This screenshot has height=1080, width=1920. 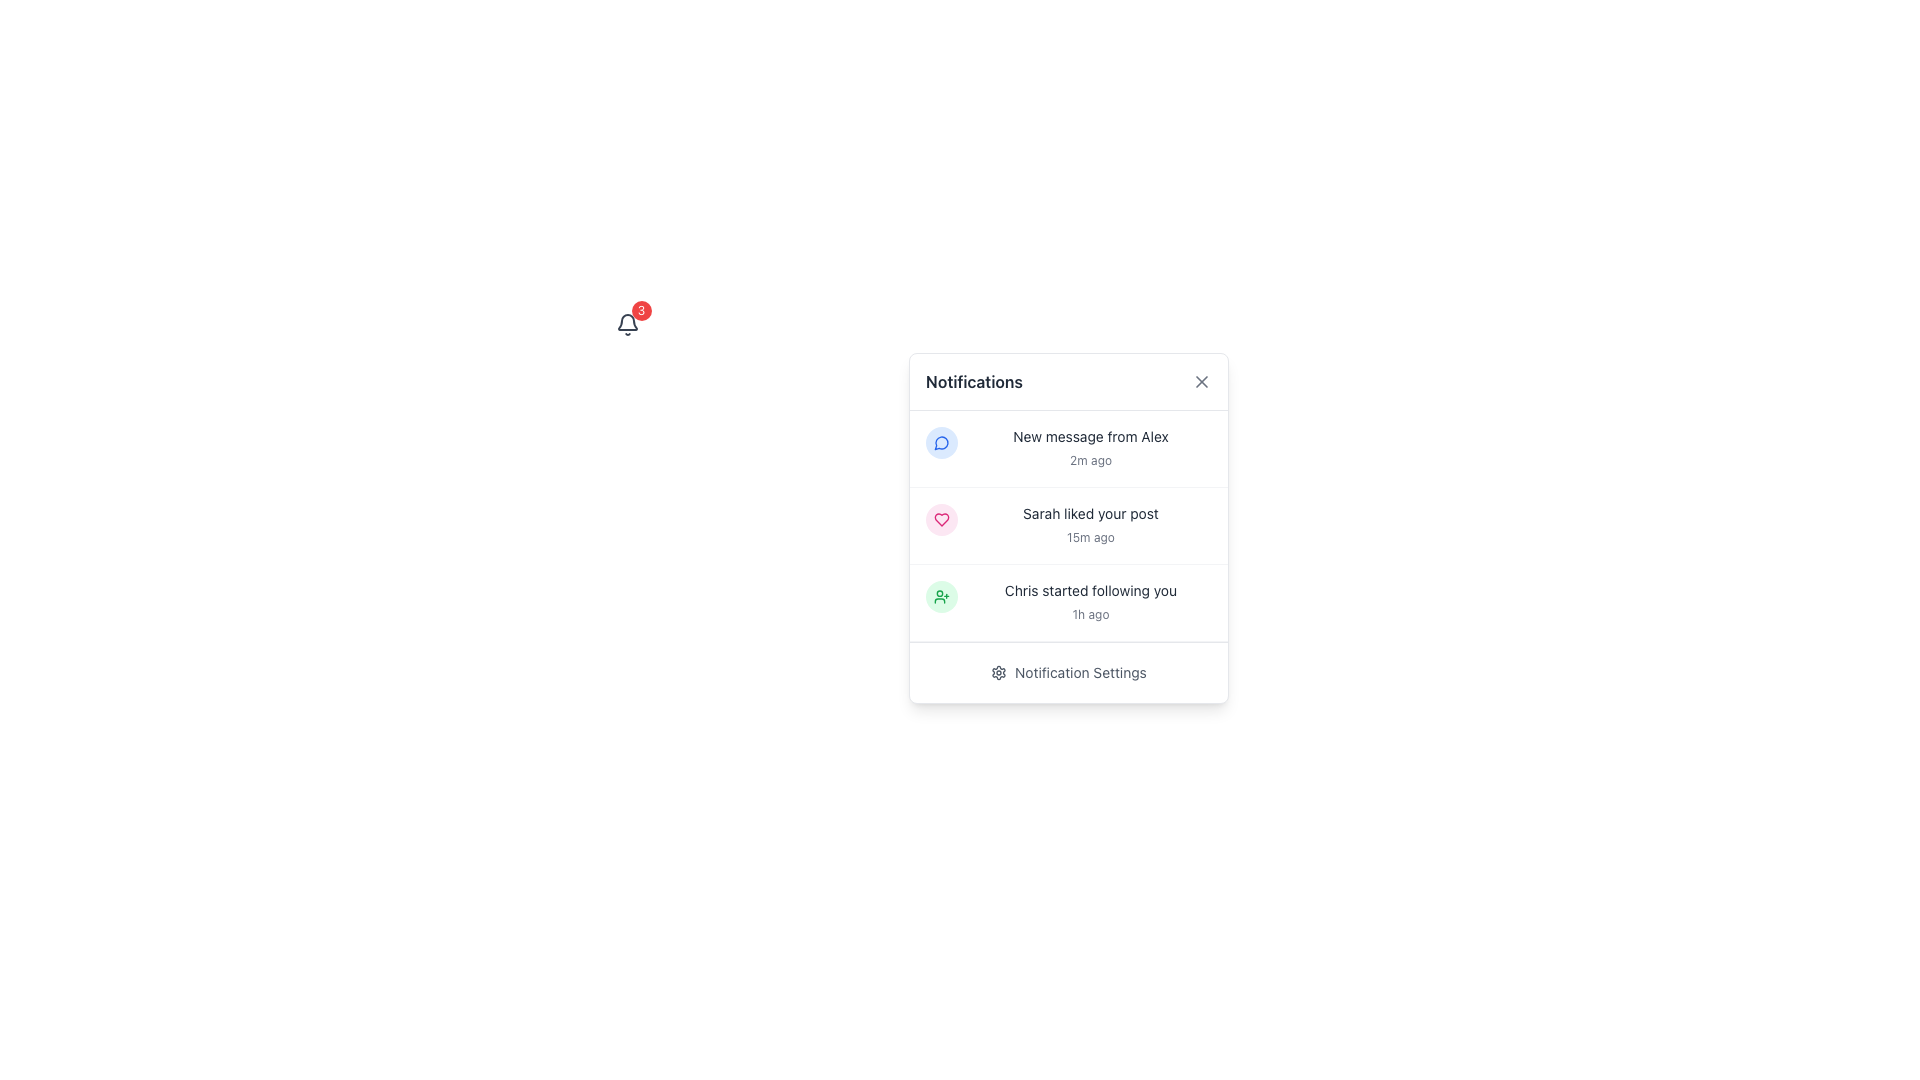 What do you see at coordinates (1068, 524) in the screenshot?
I see `the second notification item that informs the user that Sarah has liked one of their posts, positioned between 'New message from Alex' and 'Chris started following you'` at bounding box center [1068, 524].